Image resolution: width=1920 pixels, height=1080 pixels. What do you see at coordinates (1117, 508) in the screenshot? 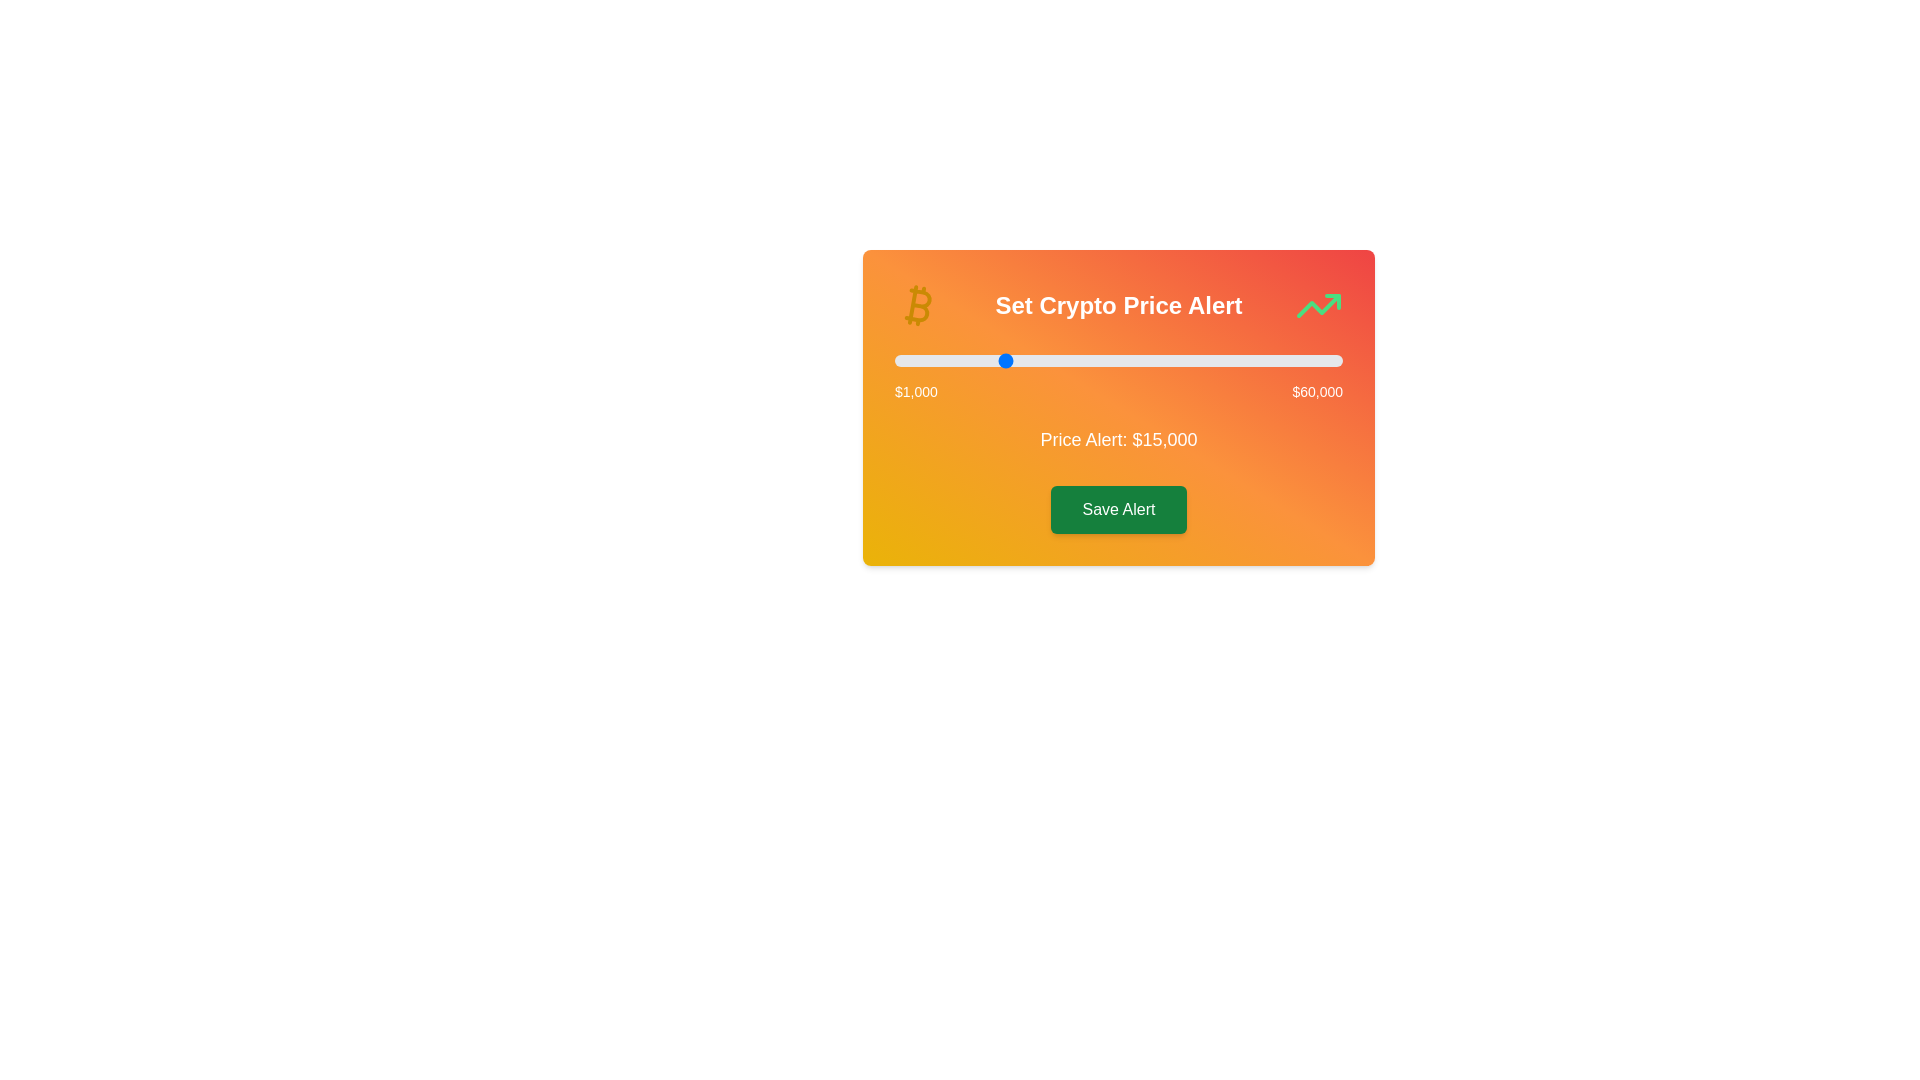
I see `the 'Save Alert' button to confirm the selected price` at bounding box center [1117, 508].